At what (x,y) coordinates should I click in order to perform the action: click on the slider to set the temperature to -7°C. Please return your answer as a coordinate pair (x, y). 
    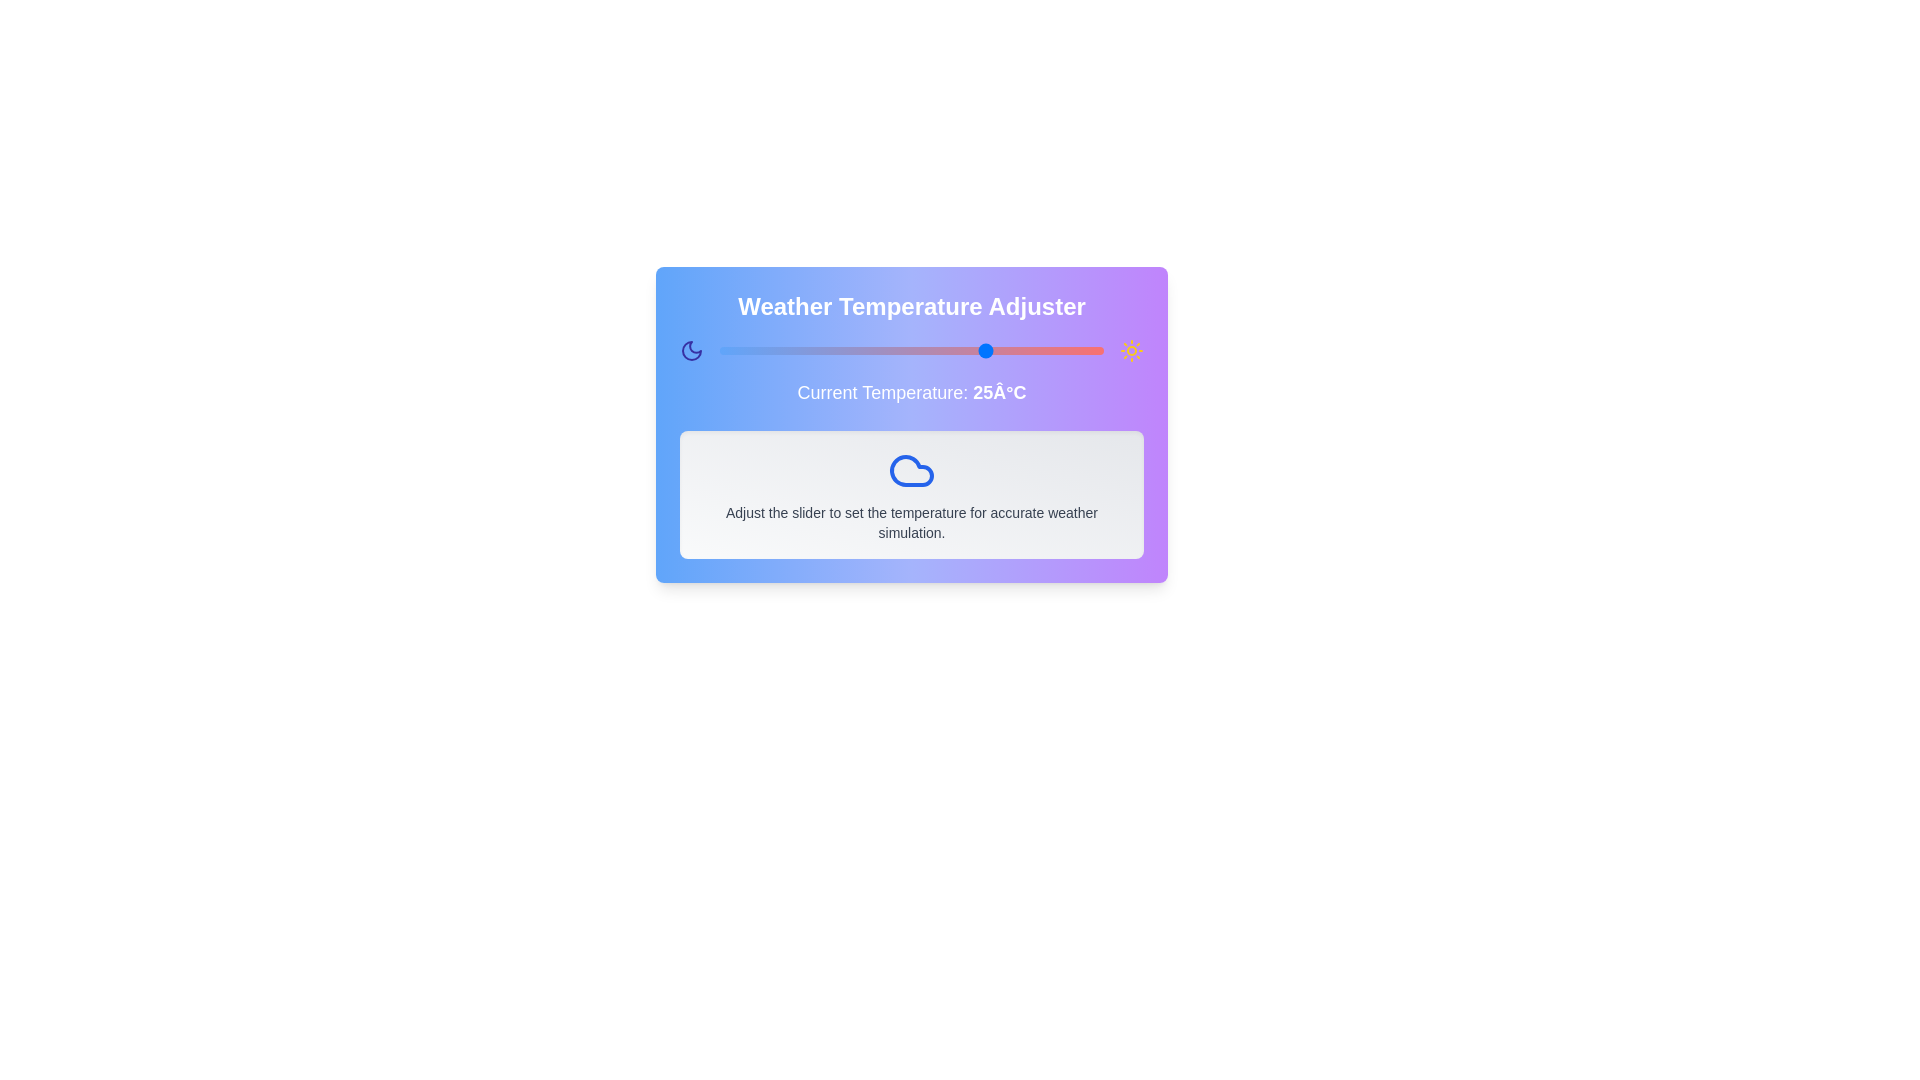
    Looking at the image, I should click on (742, 350).